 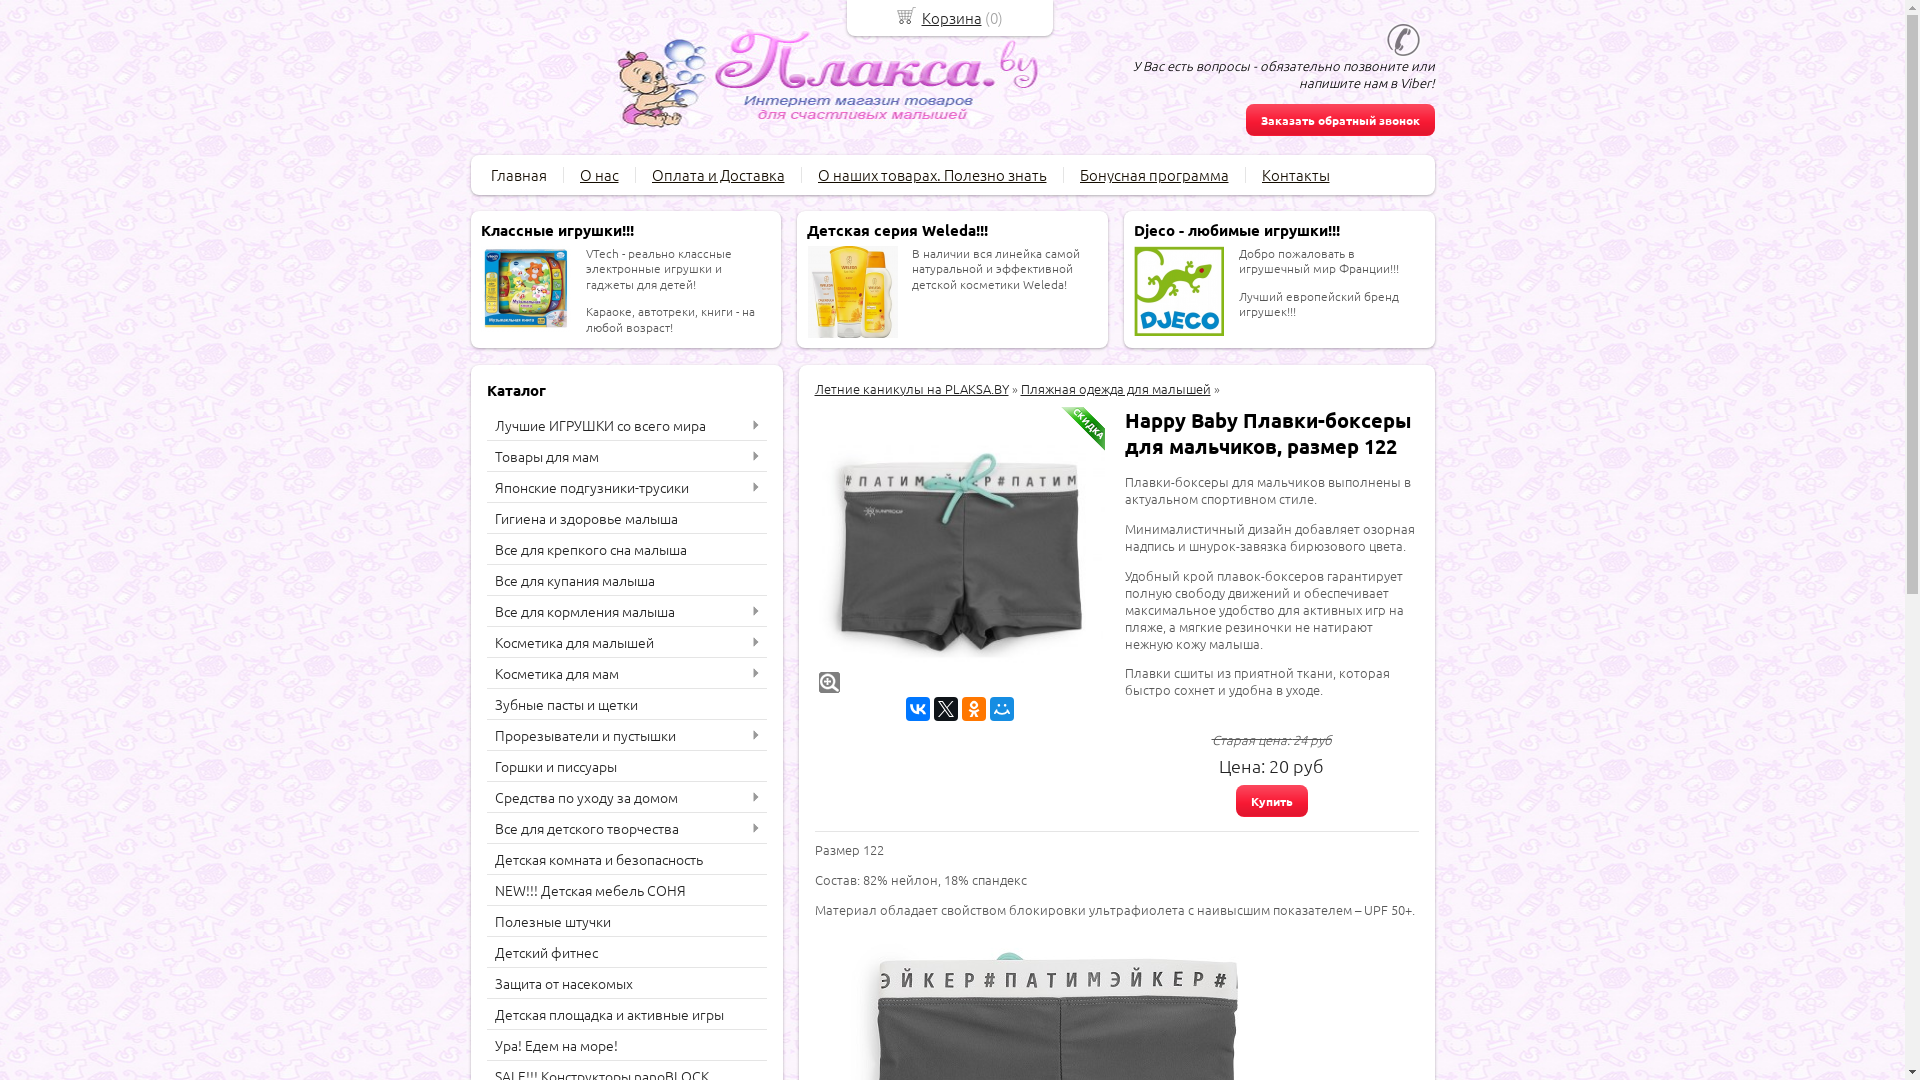 I want to click on 'Twitter', so click(x=944, y=708).